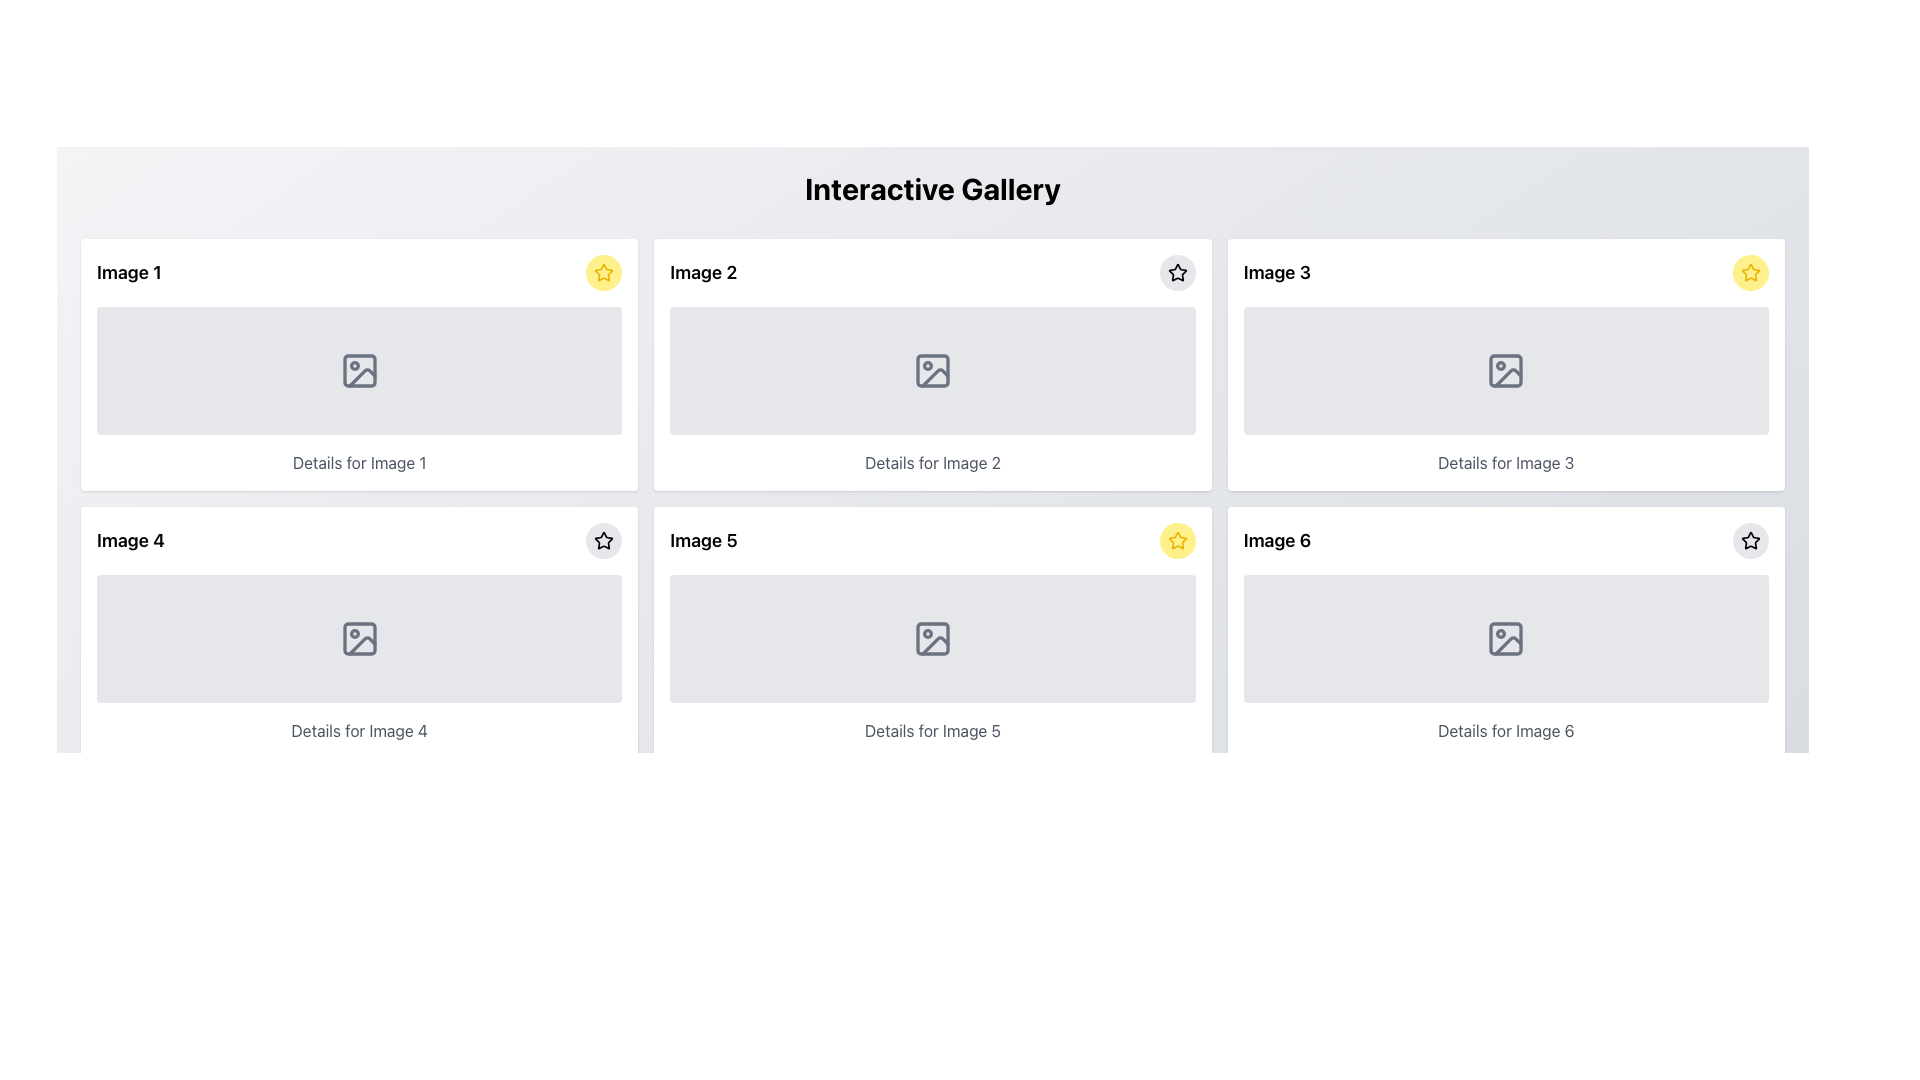  What do you see at coordinates (1750, 540) in the screenshot?
I see `the circular gray button with a hollow star icon located at the top-right corner of the box containing the title 'Image 6'` at bounding box center [1750, 540].